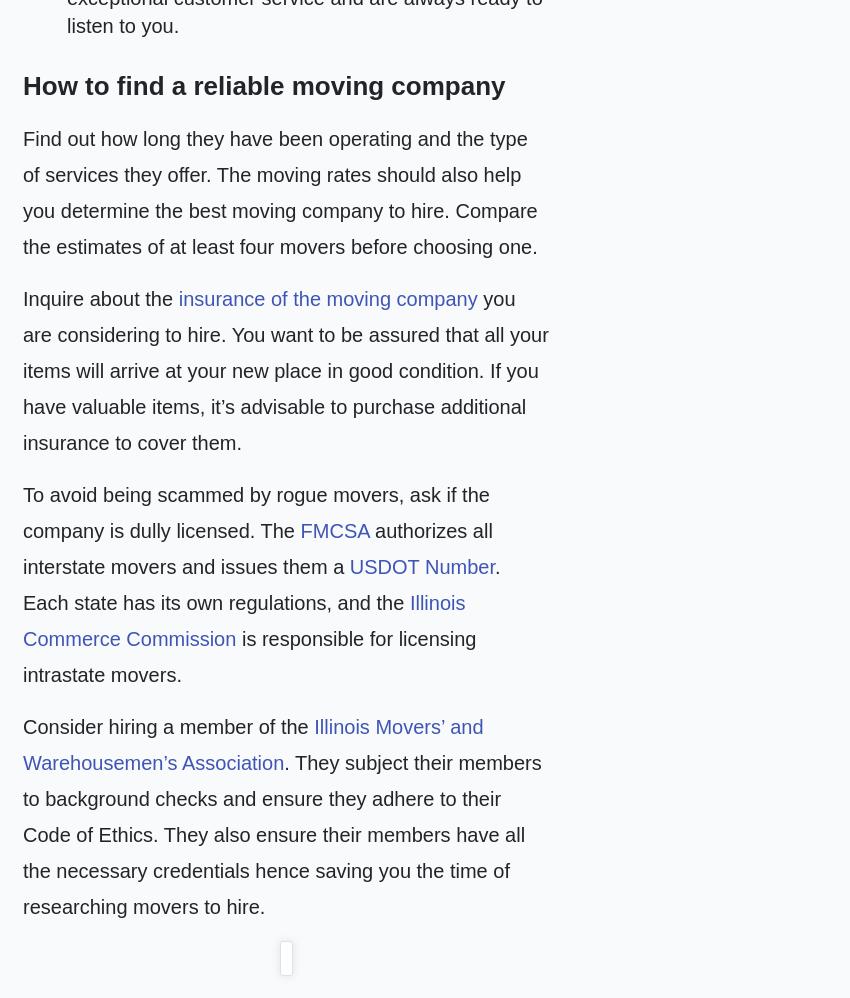 Image resolution: width=850 pixels, height=998 pixels. Describe the element at coordinates (99, 298) in the screenshot. I see `'Inquire about the'` at that location.